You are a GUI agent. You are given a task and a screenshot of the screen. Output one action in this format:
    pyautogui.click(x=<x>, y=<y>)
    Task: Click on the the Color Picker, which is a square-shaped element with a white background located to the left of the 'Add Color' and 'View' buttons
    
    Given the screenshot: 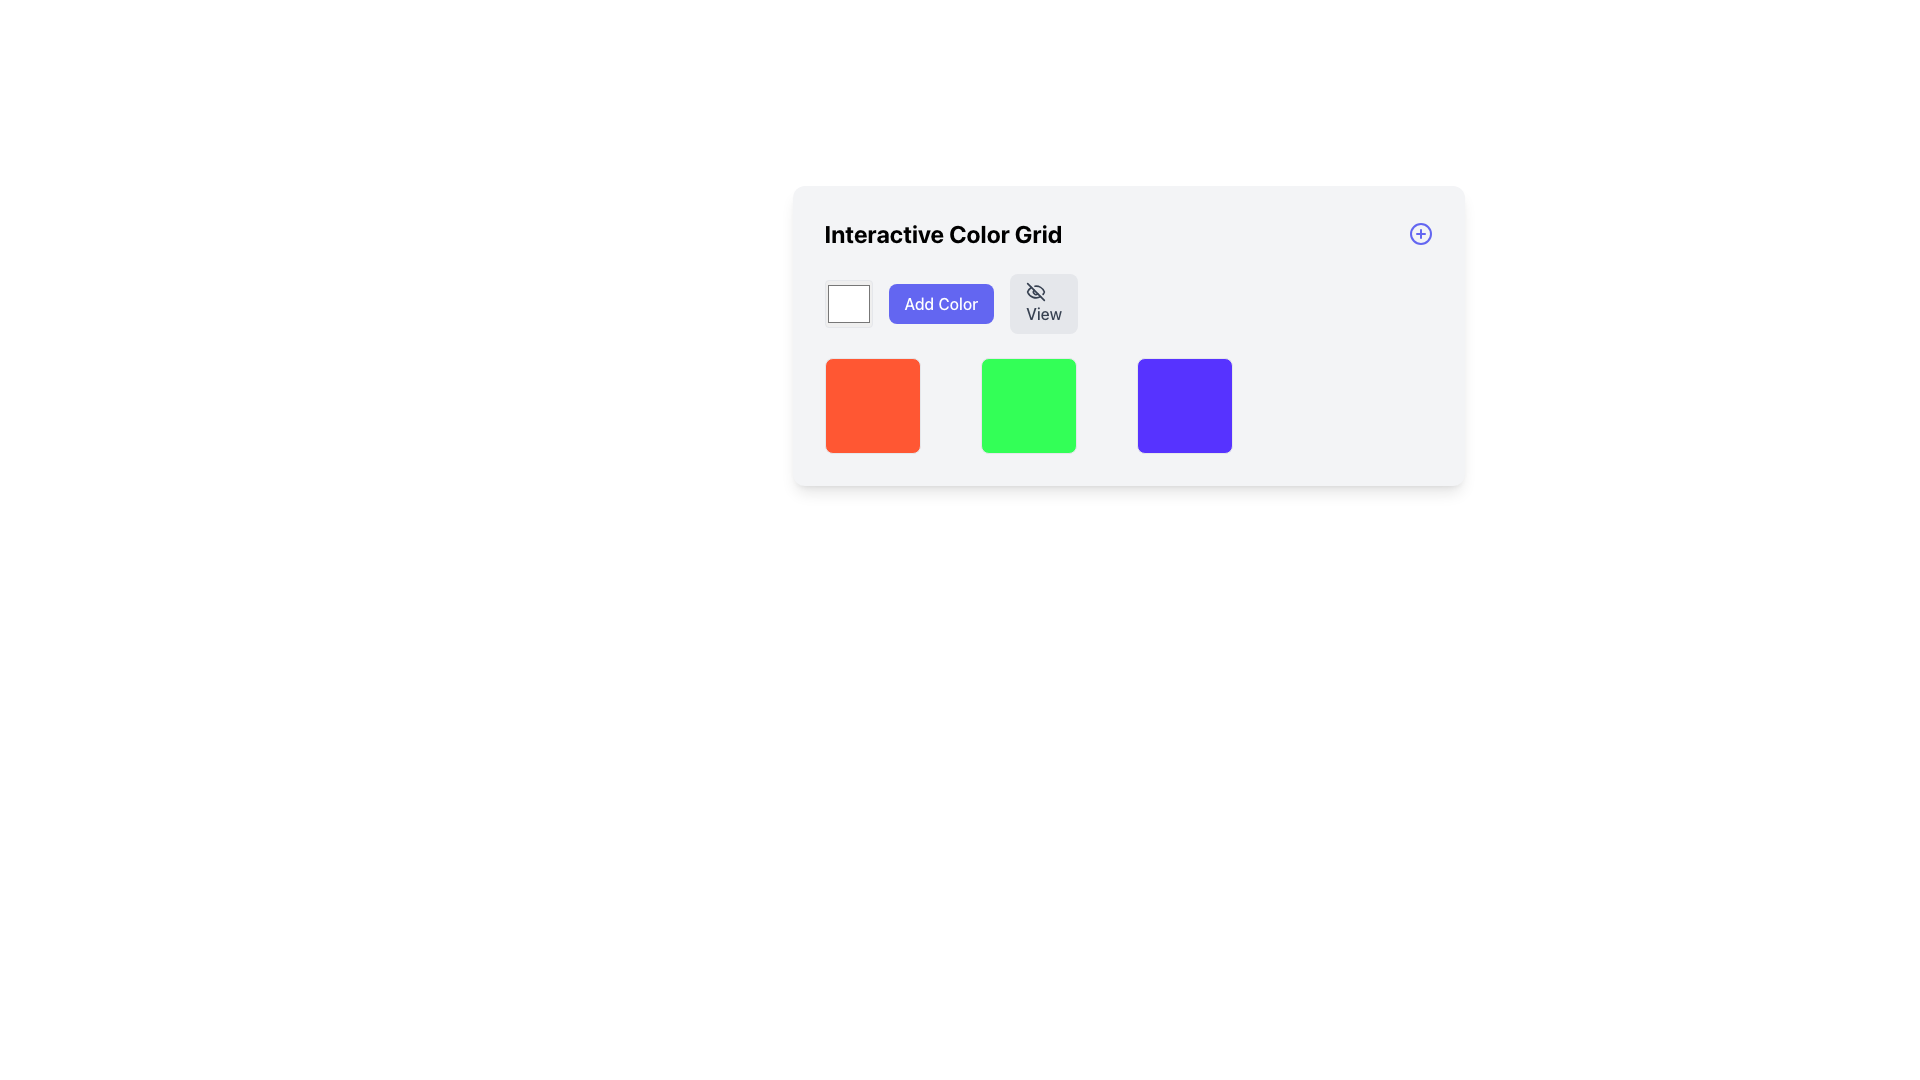 What is the action you would take?
    pyautogui.click(x=848, y=304)
    